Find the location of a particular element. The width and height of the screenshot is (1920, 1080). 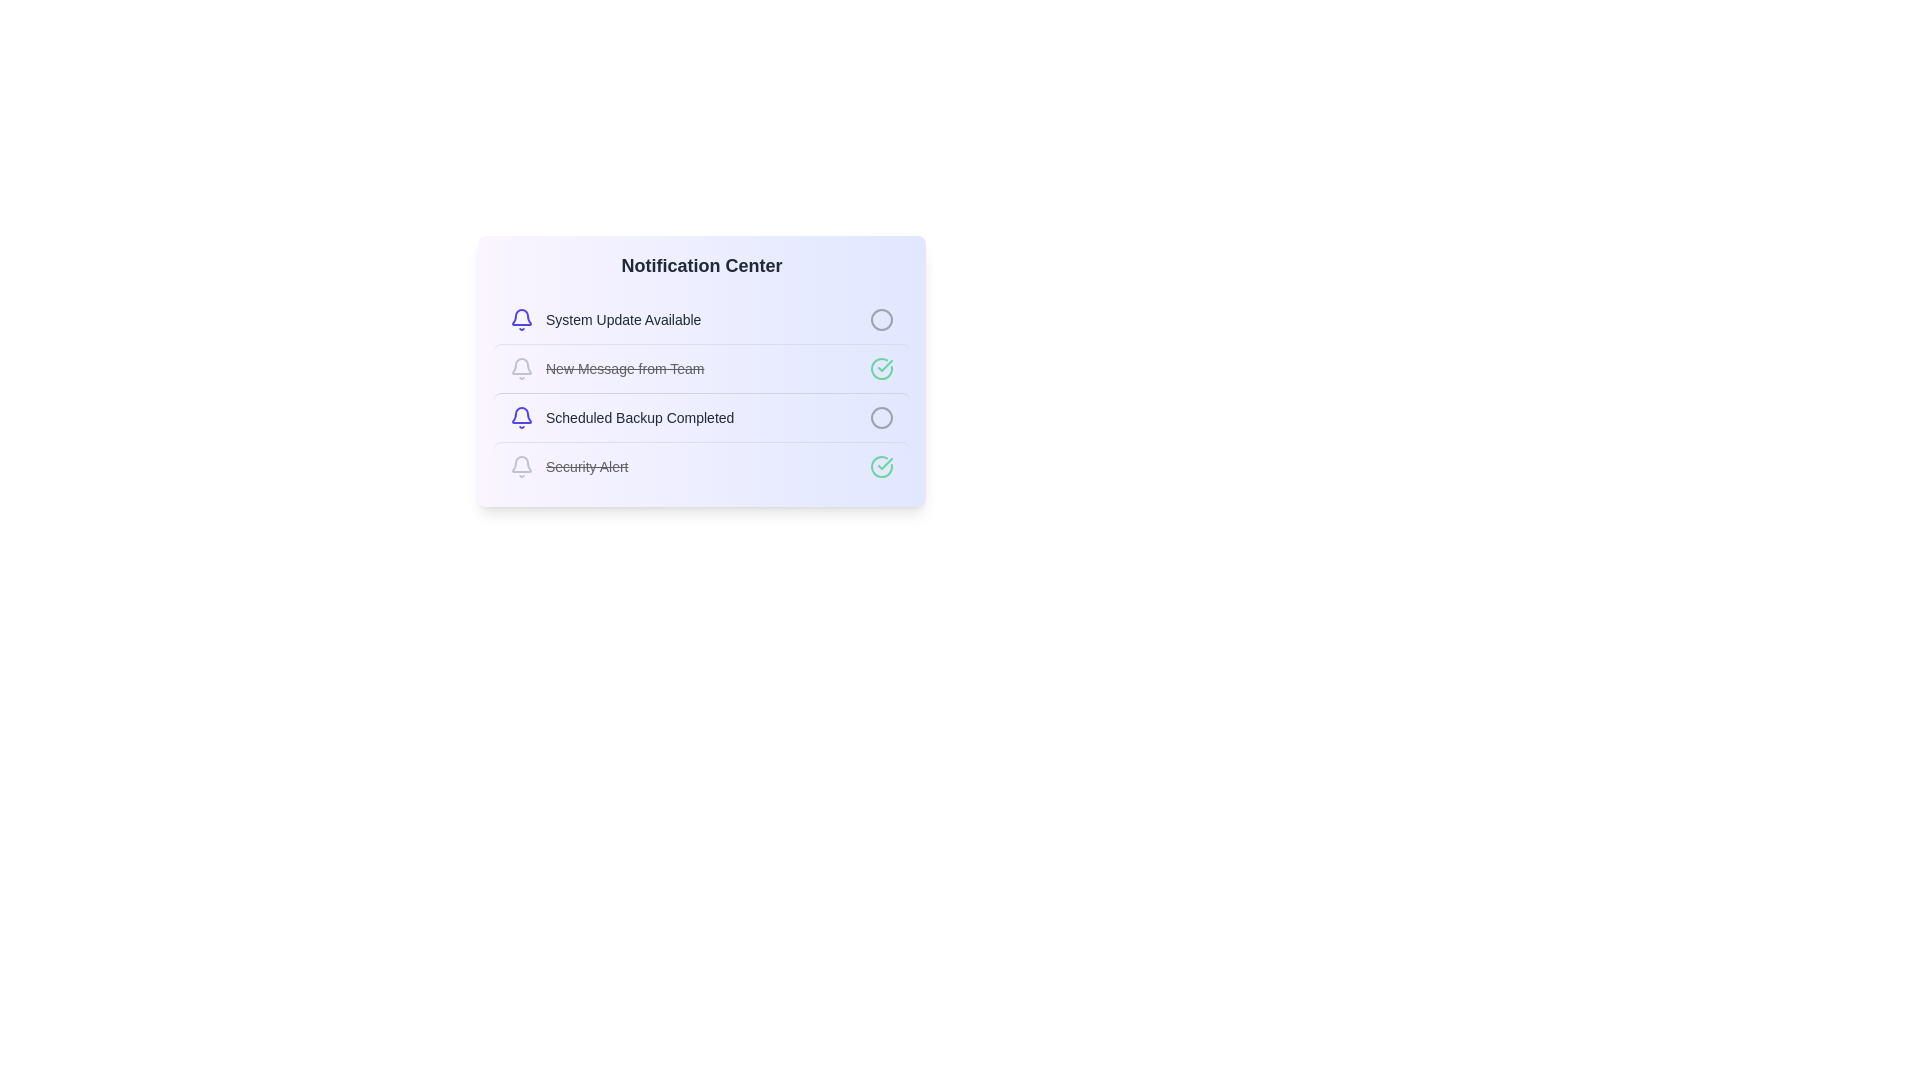

the notification titled 'System Update Available' to highlight it is located at coordinates (701, 319).